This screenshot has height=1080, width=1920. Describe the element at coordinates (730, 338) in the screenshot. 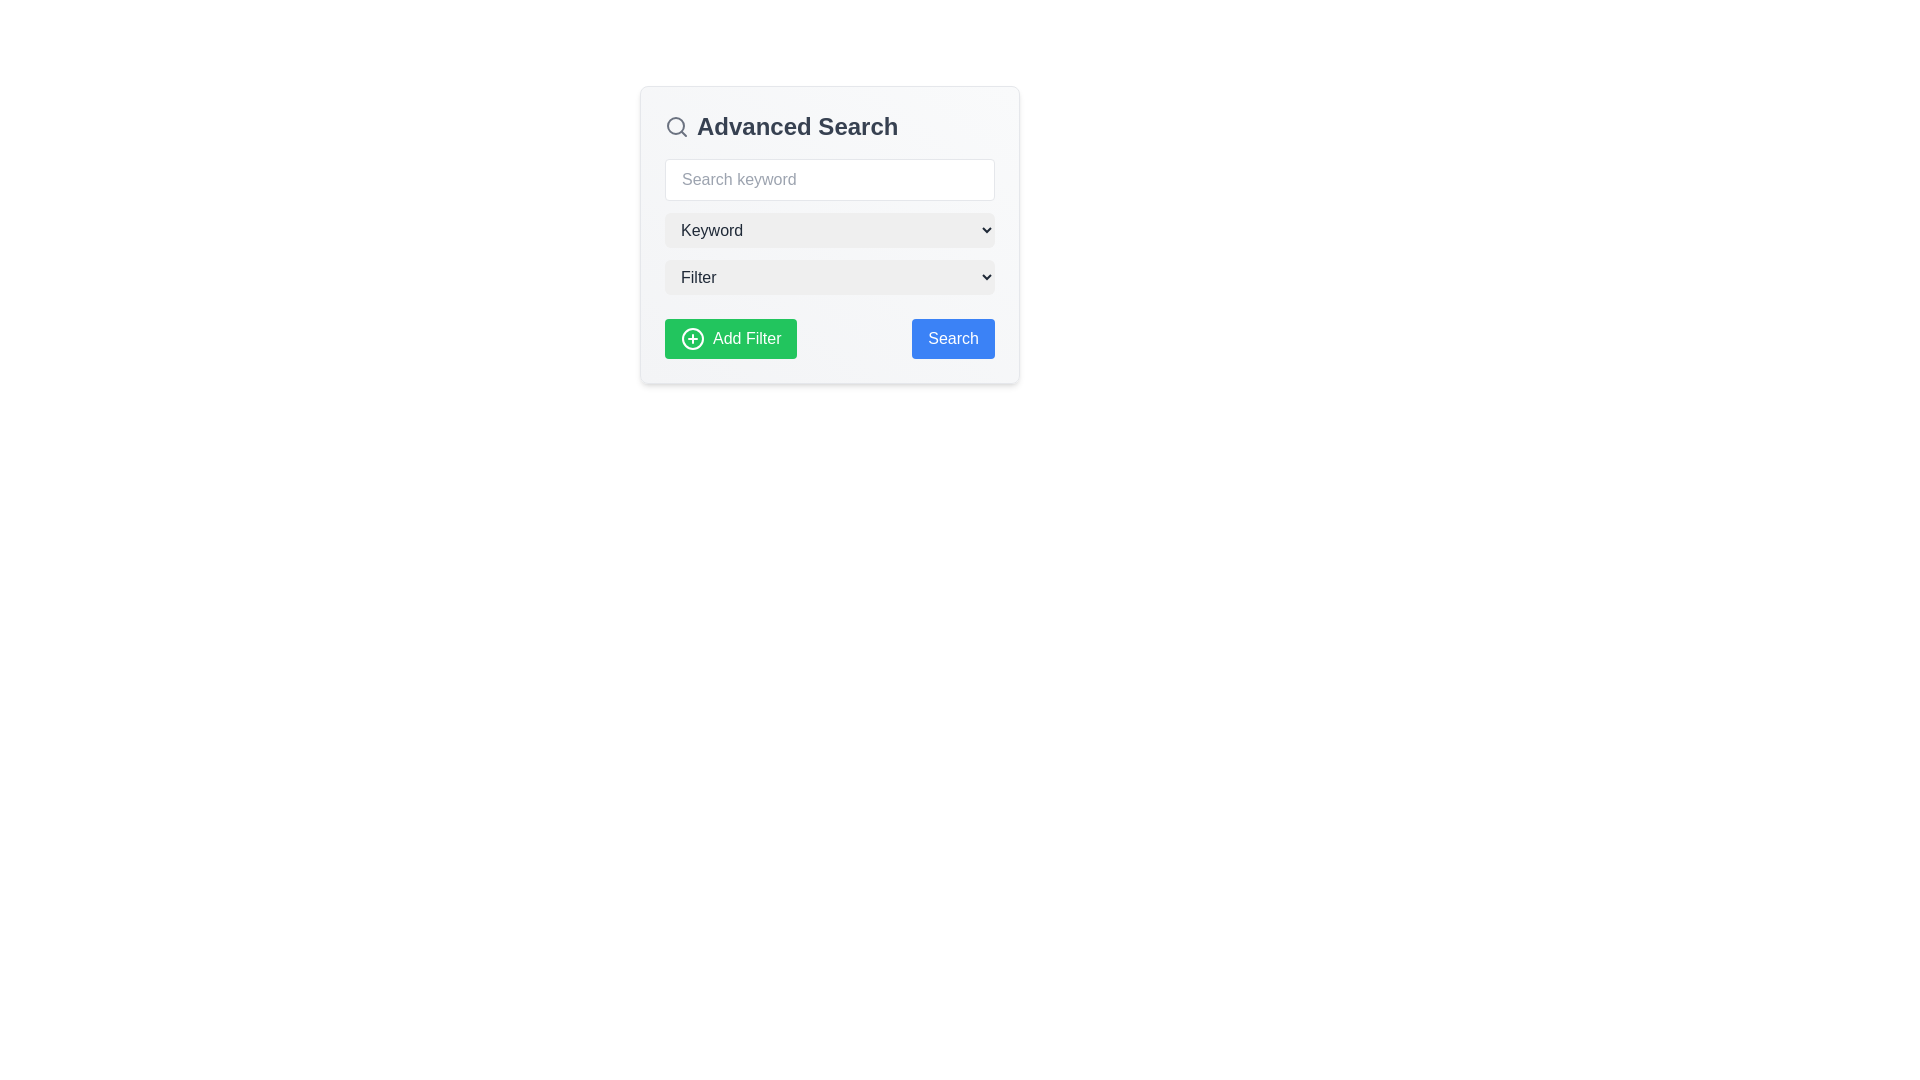

I see `the 'Add Filter' button, which has a green background, rounded corners, and white text, located to the left of the 'Search' button` at that location.